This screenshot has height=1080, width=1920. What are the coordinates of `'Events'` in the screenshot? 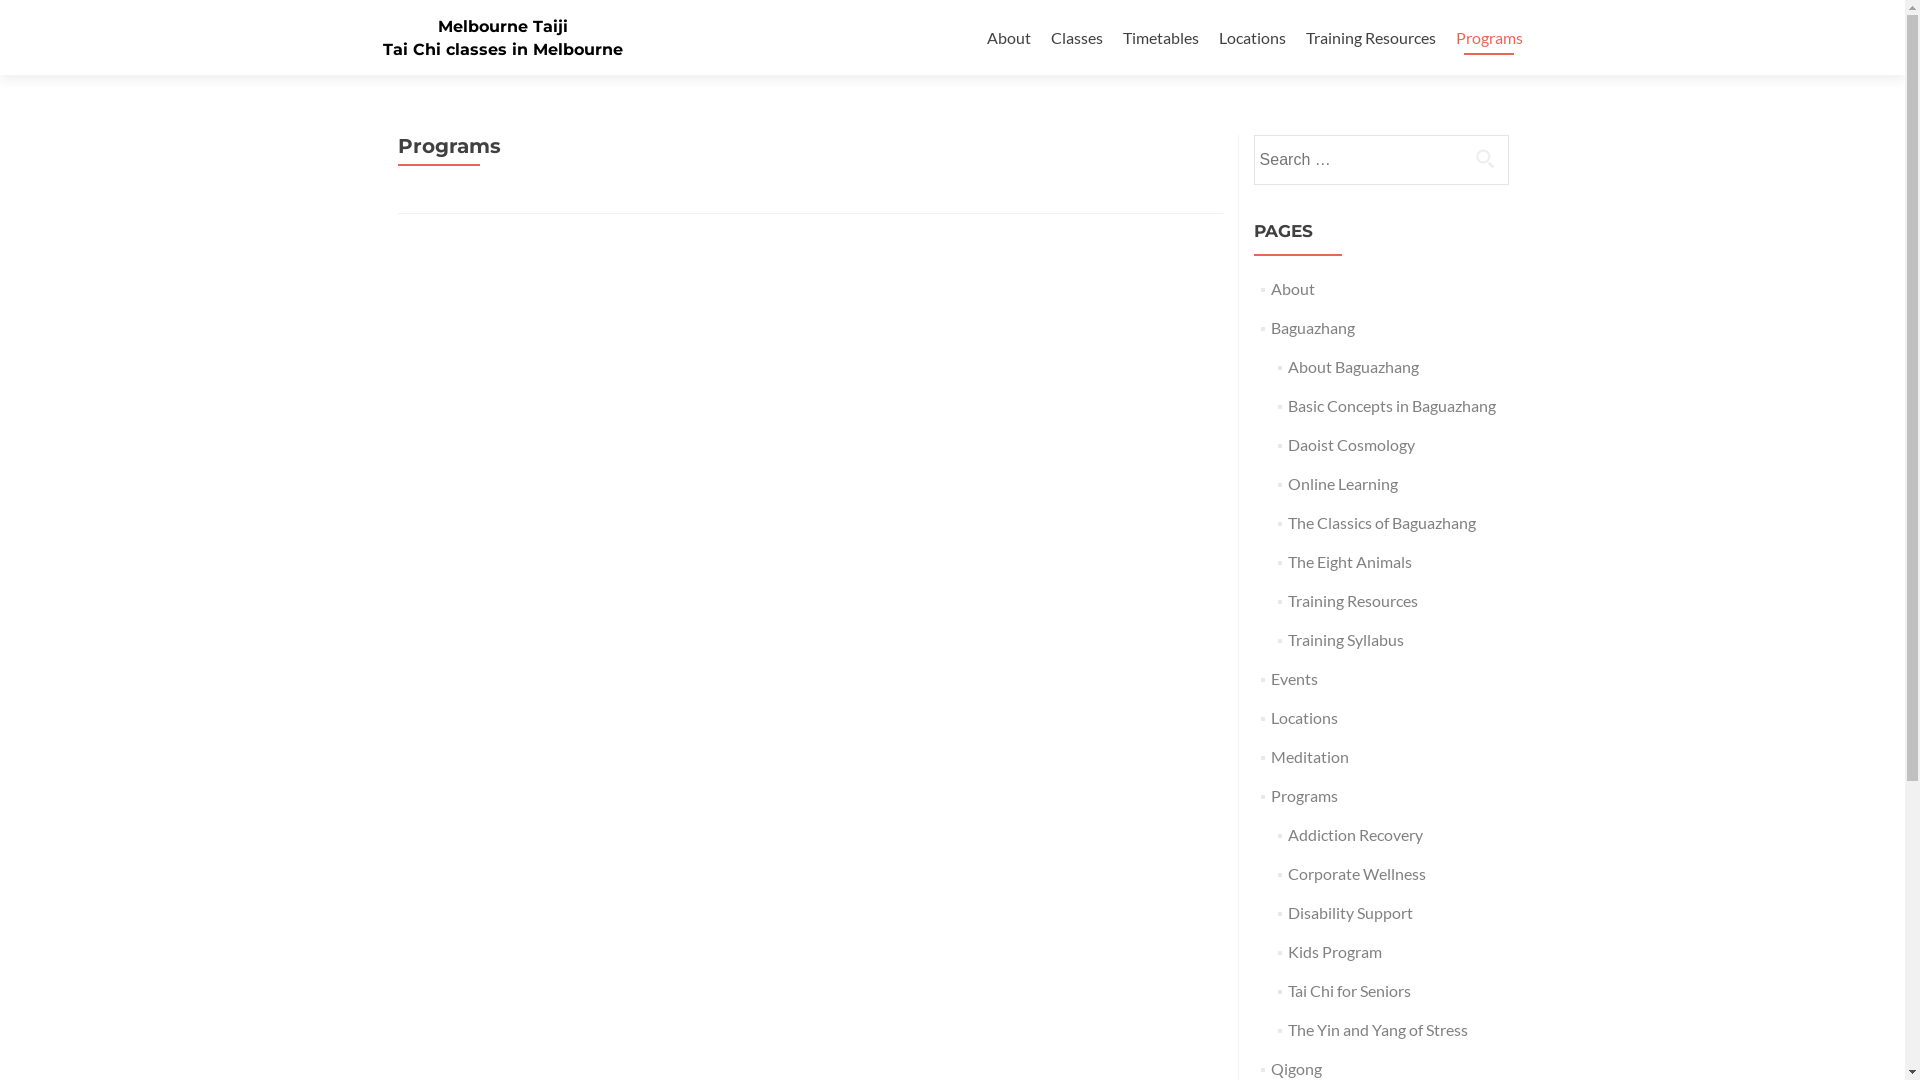 It's located at (1294, 677).